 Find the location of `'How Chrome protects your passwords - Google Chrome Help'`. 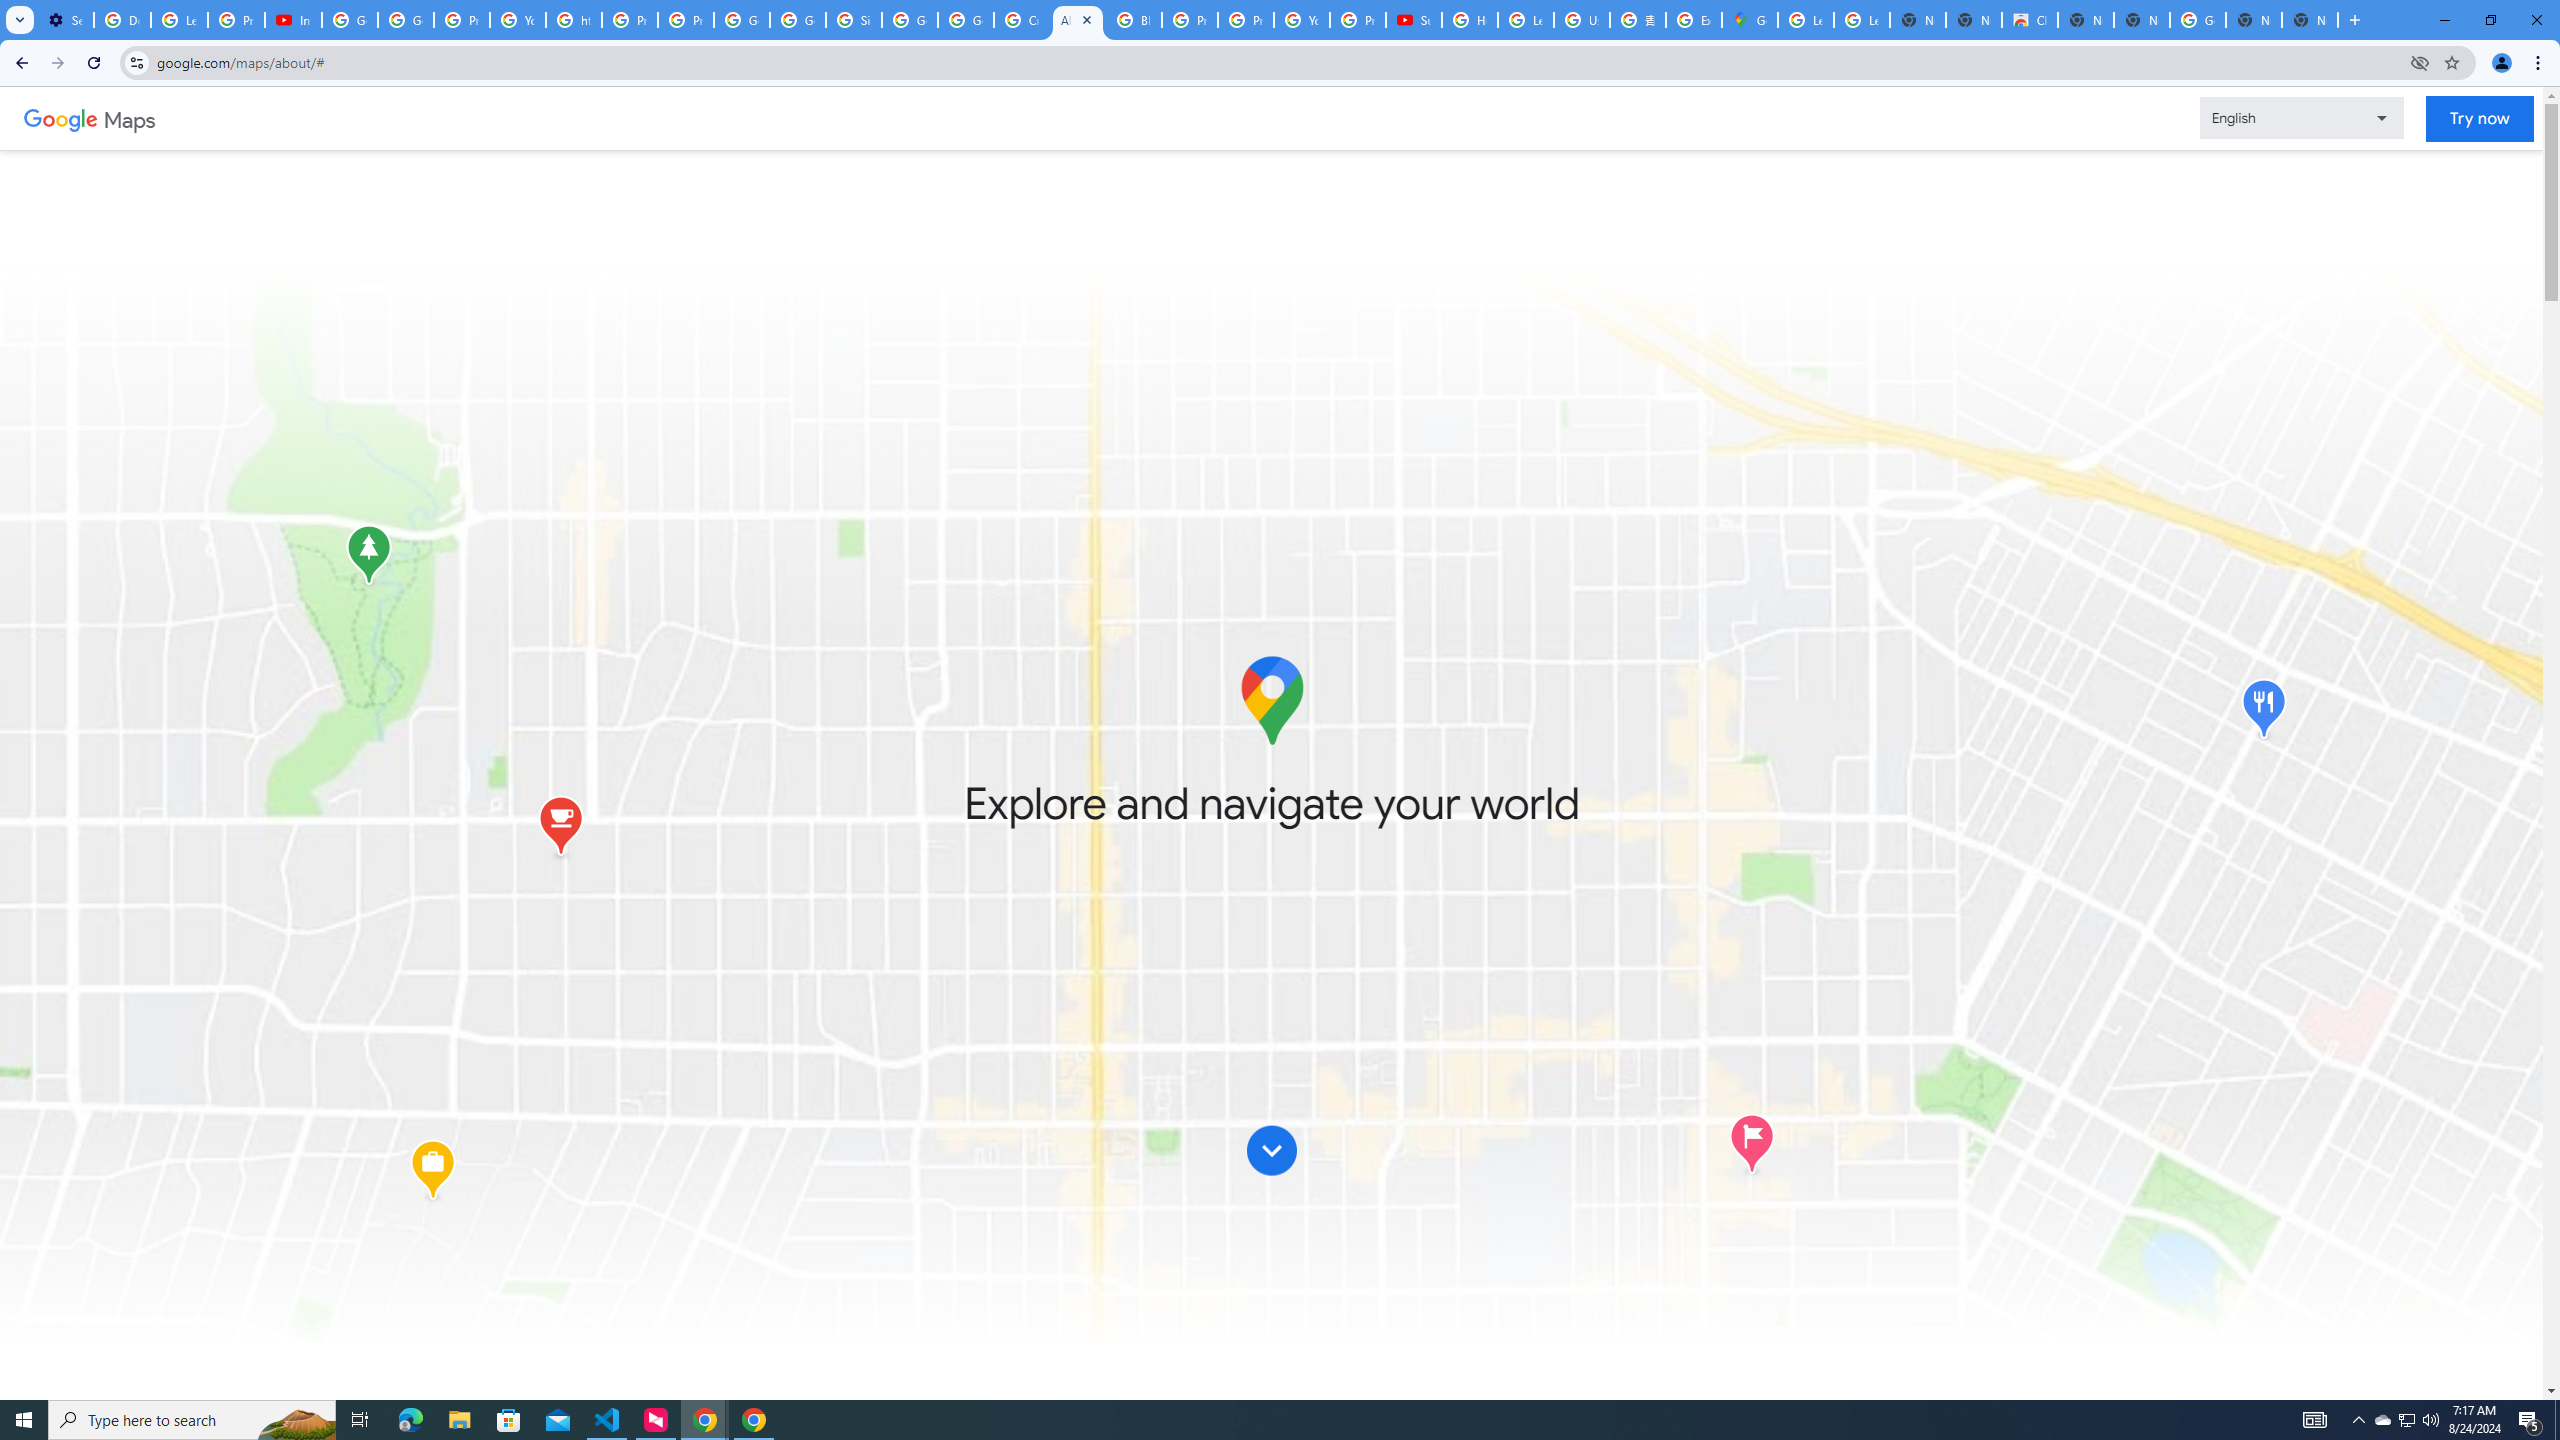

'How Chrome protects your passwords - Google Chrome Help' is located at coordinates (1469, 19).